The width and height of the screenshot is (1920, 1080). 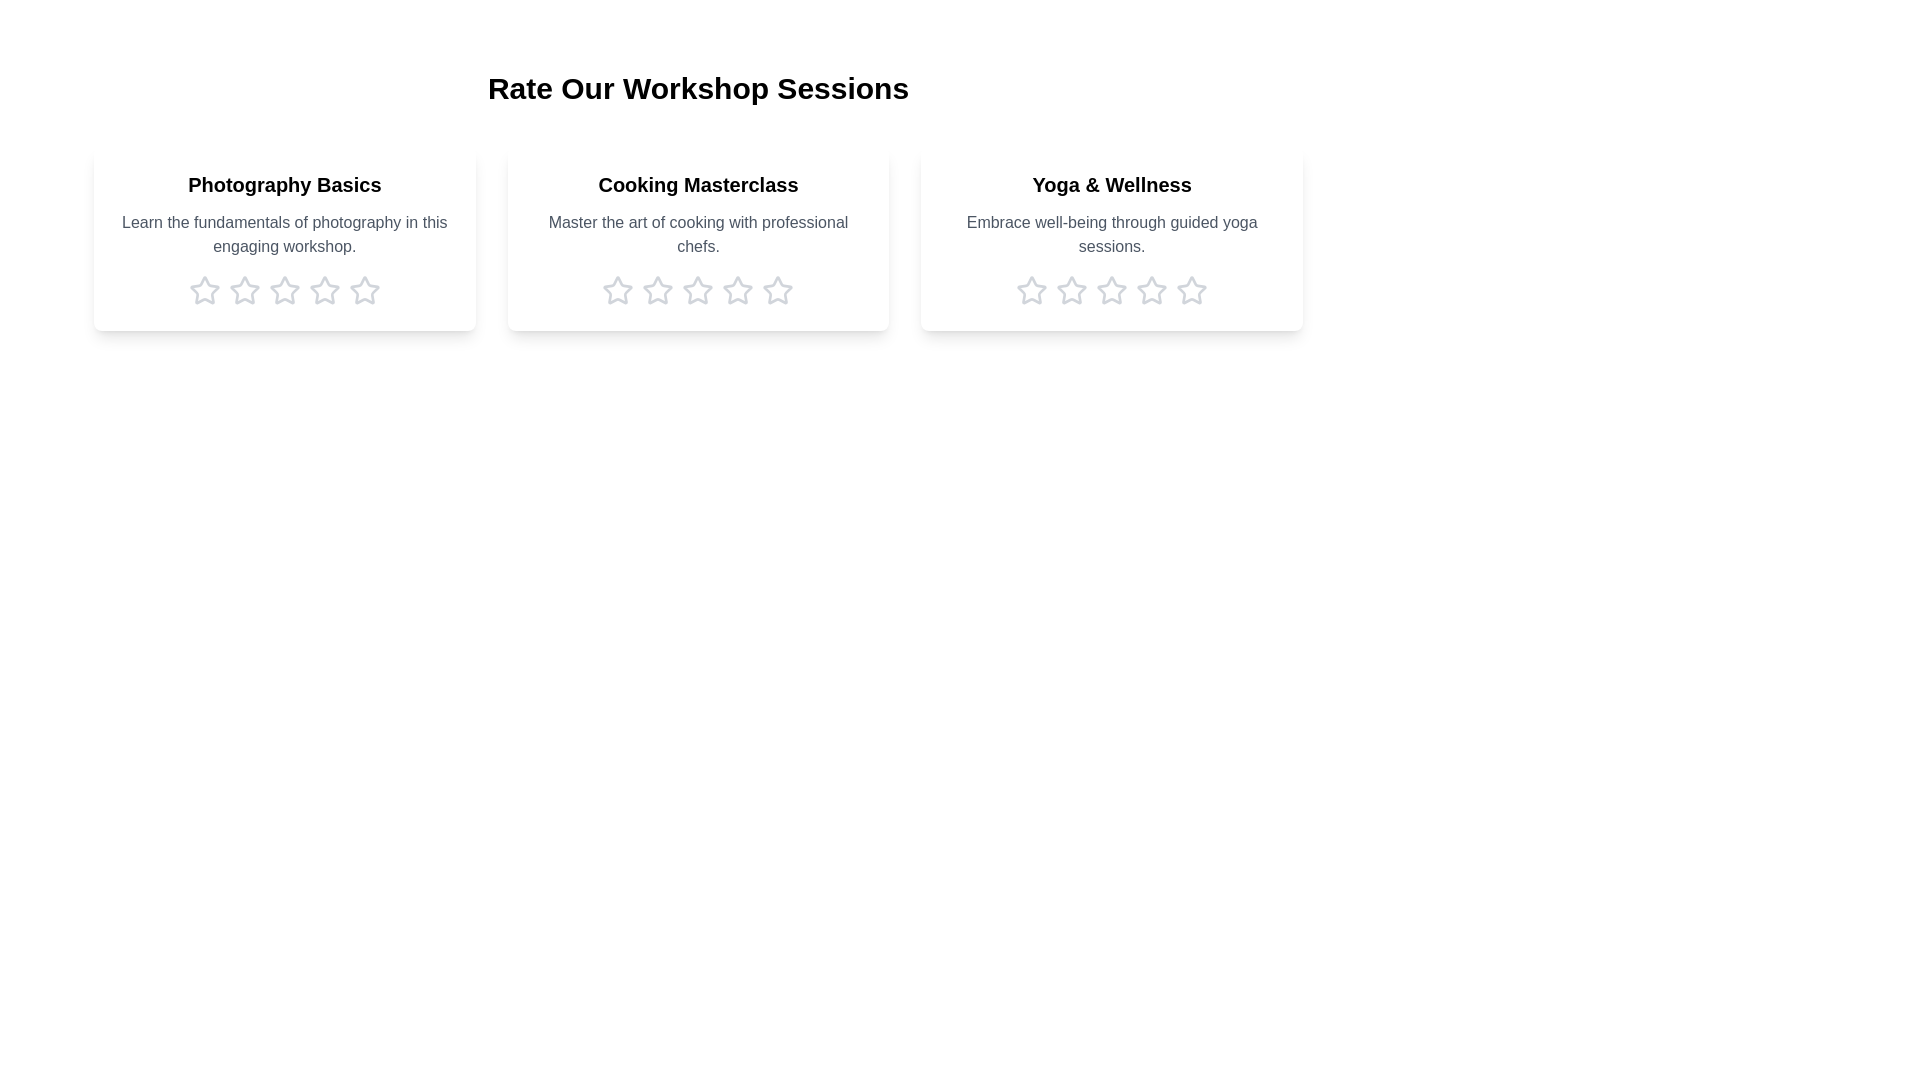 What do you see at coordinates (364, 290) in the screenshot?
I see `the rating for a workshop to 5 stars` at bounding box center [364, 290].